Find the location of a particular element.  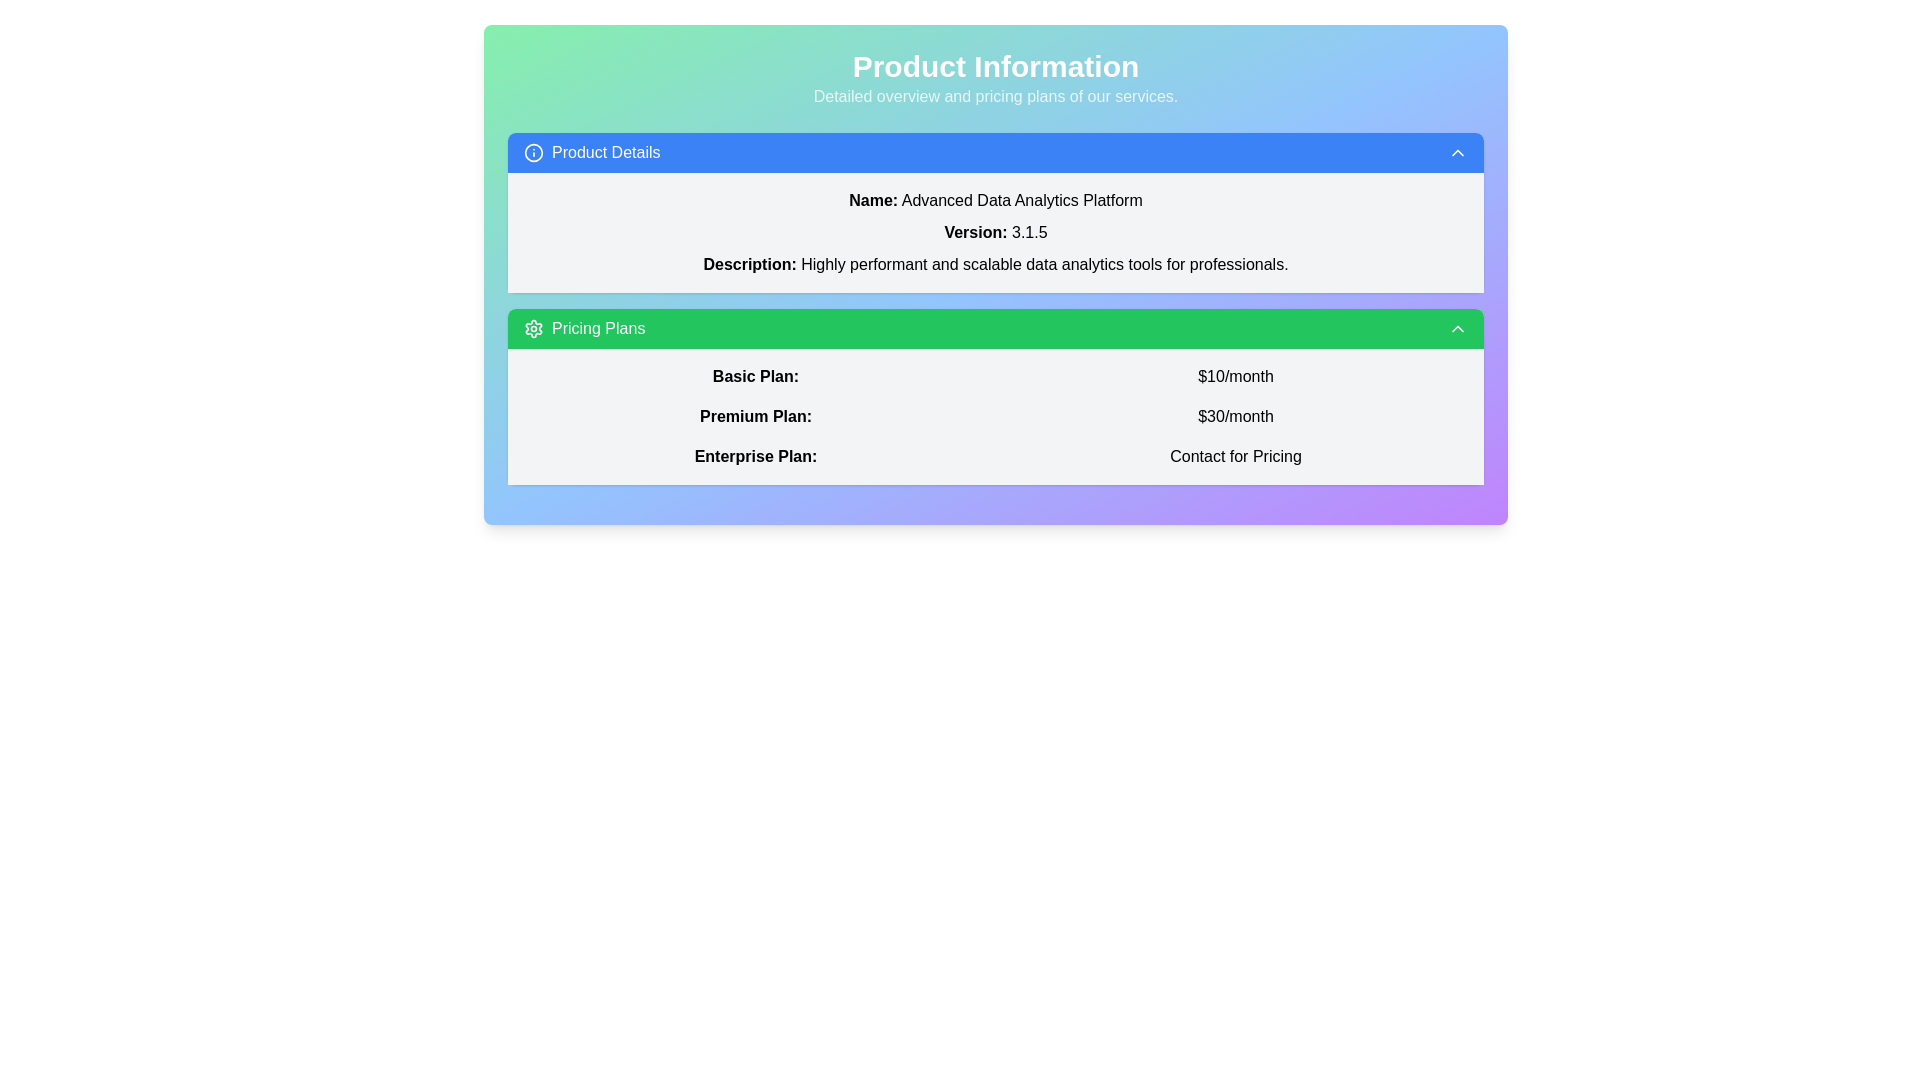

the SVG circle icon located within the 'Product Details' section, which is visually represented in alignment with the blue header is located at coordinates (533, 152).